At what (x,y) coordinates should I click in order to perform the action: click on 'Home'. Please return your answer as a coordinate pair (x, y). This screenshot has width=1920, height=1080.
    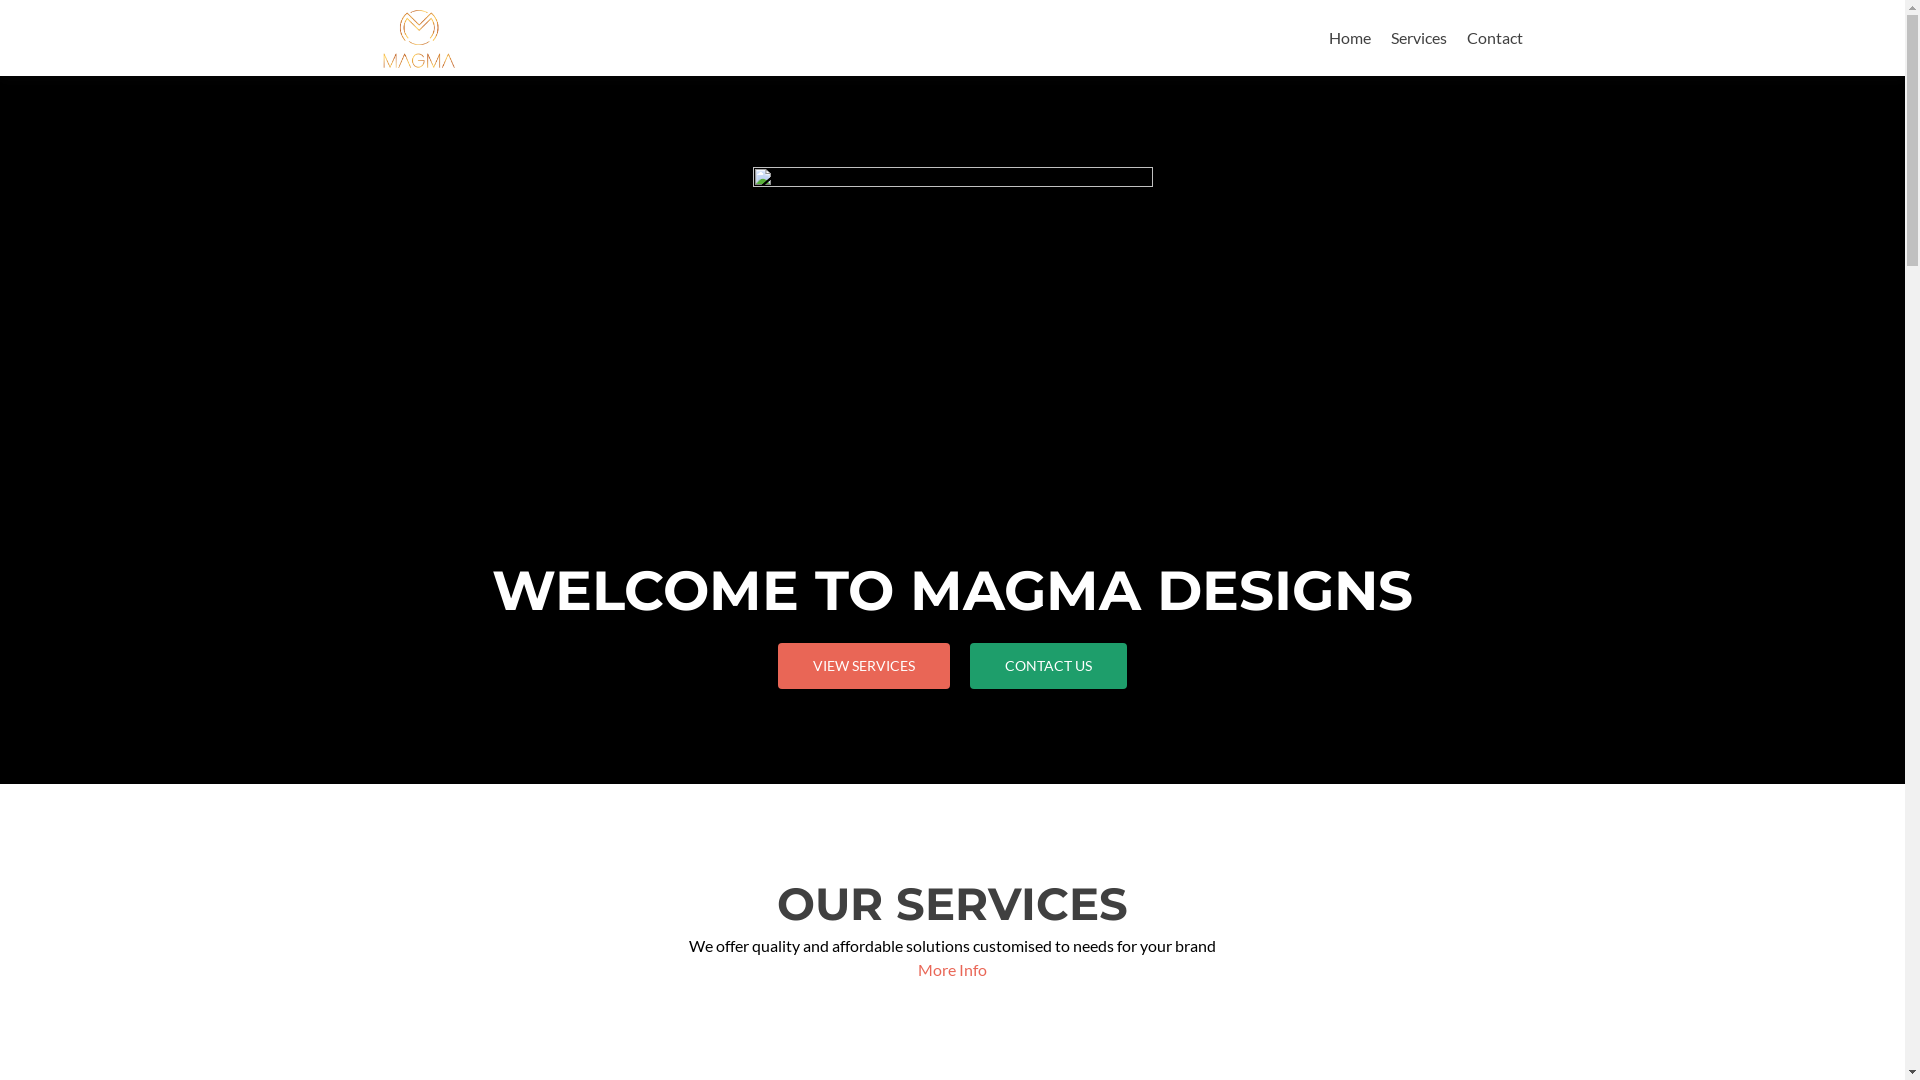
    Looking at the image, I should click on (1348, 37).